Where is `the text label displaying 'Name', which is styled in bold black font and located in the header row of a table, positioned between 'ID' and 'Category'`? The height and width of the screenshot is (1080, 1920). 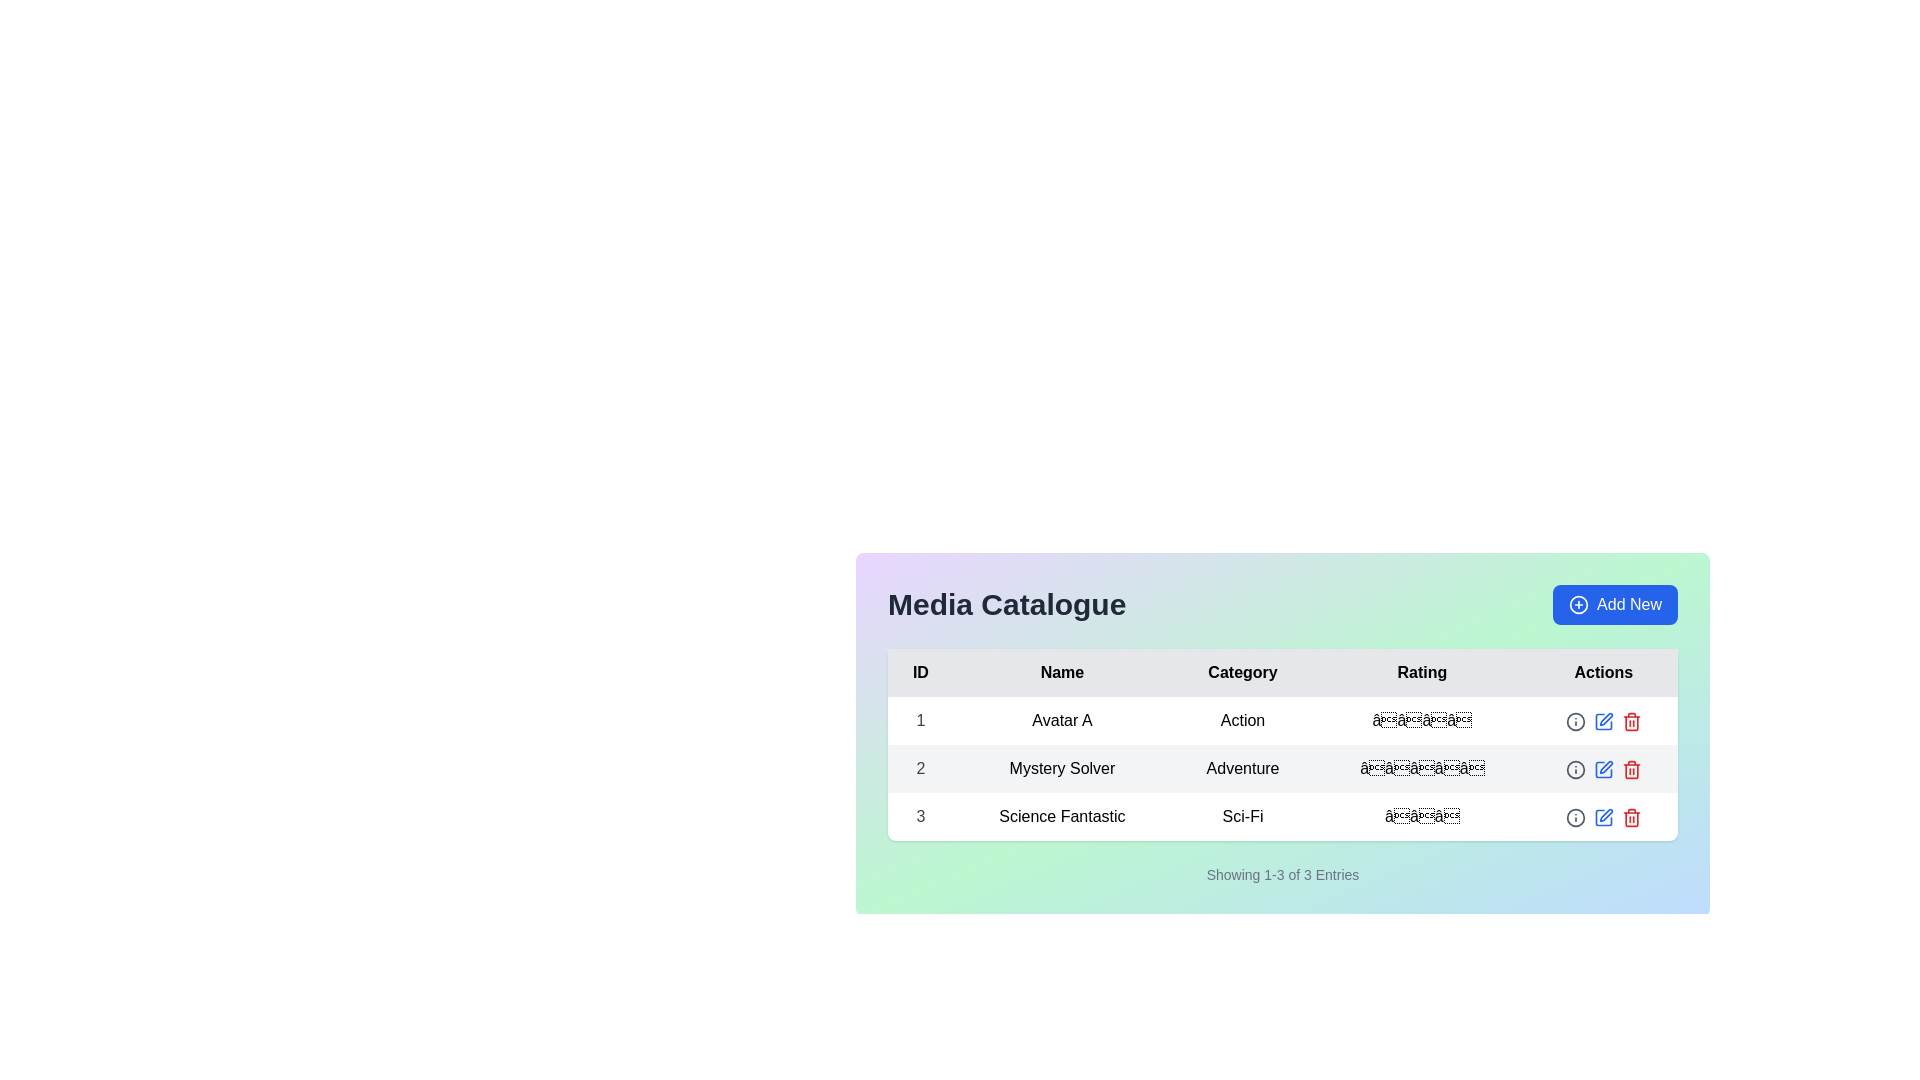
the text label displaying 'Name', which is styled in bold black font and located in the header row of a table, positioned between 'ID' and 'Category' is located at coordinates (1061, 672).